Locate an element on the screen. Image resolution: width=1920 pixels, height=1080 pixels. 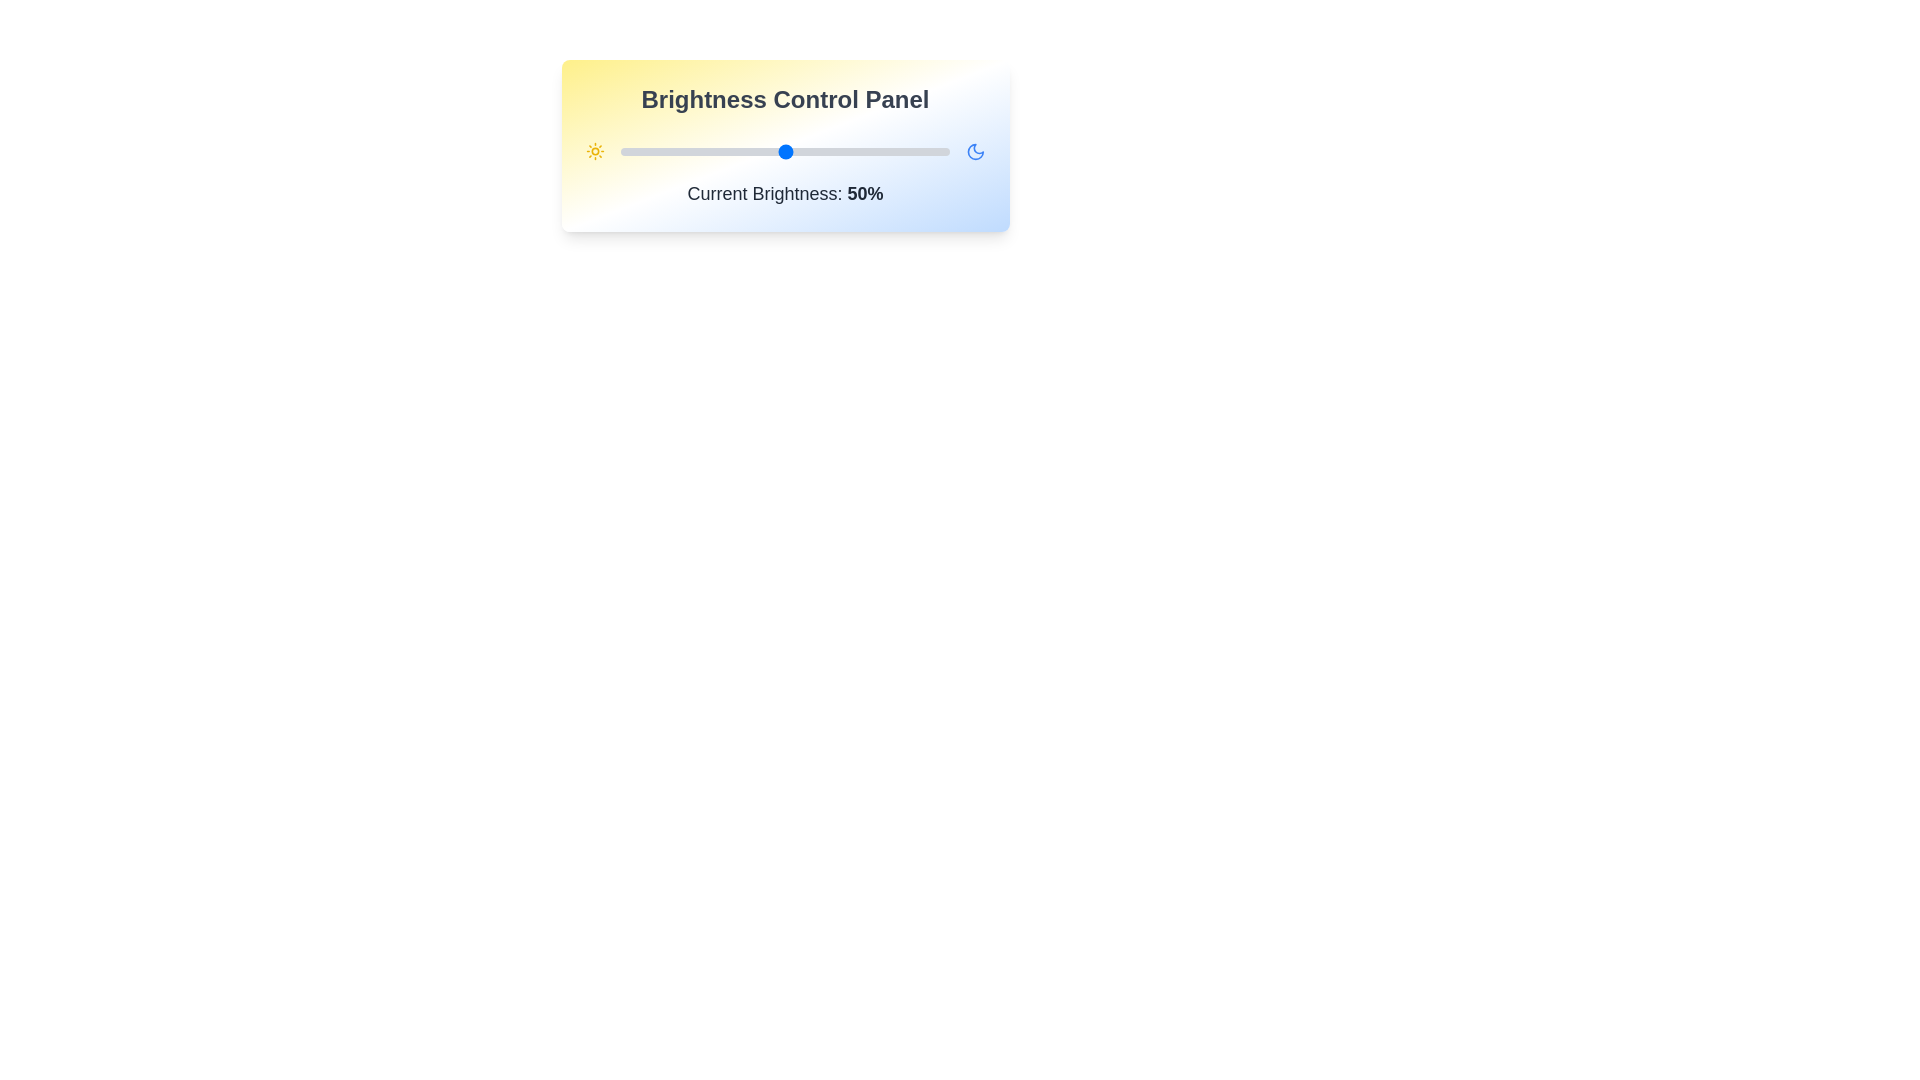
the brightness is located at coordinates (794, 150).